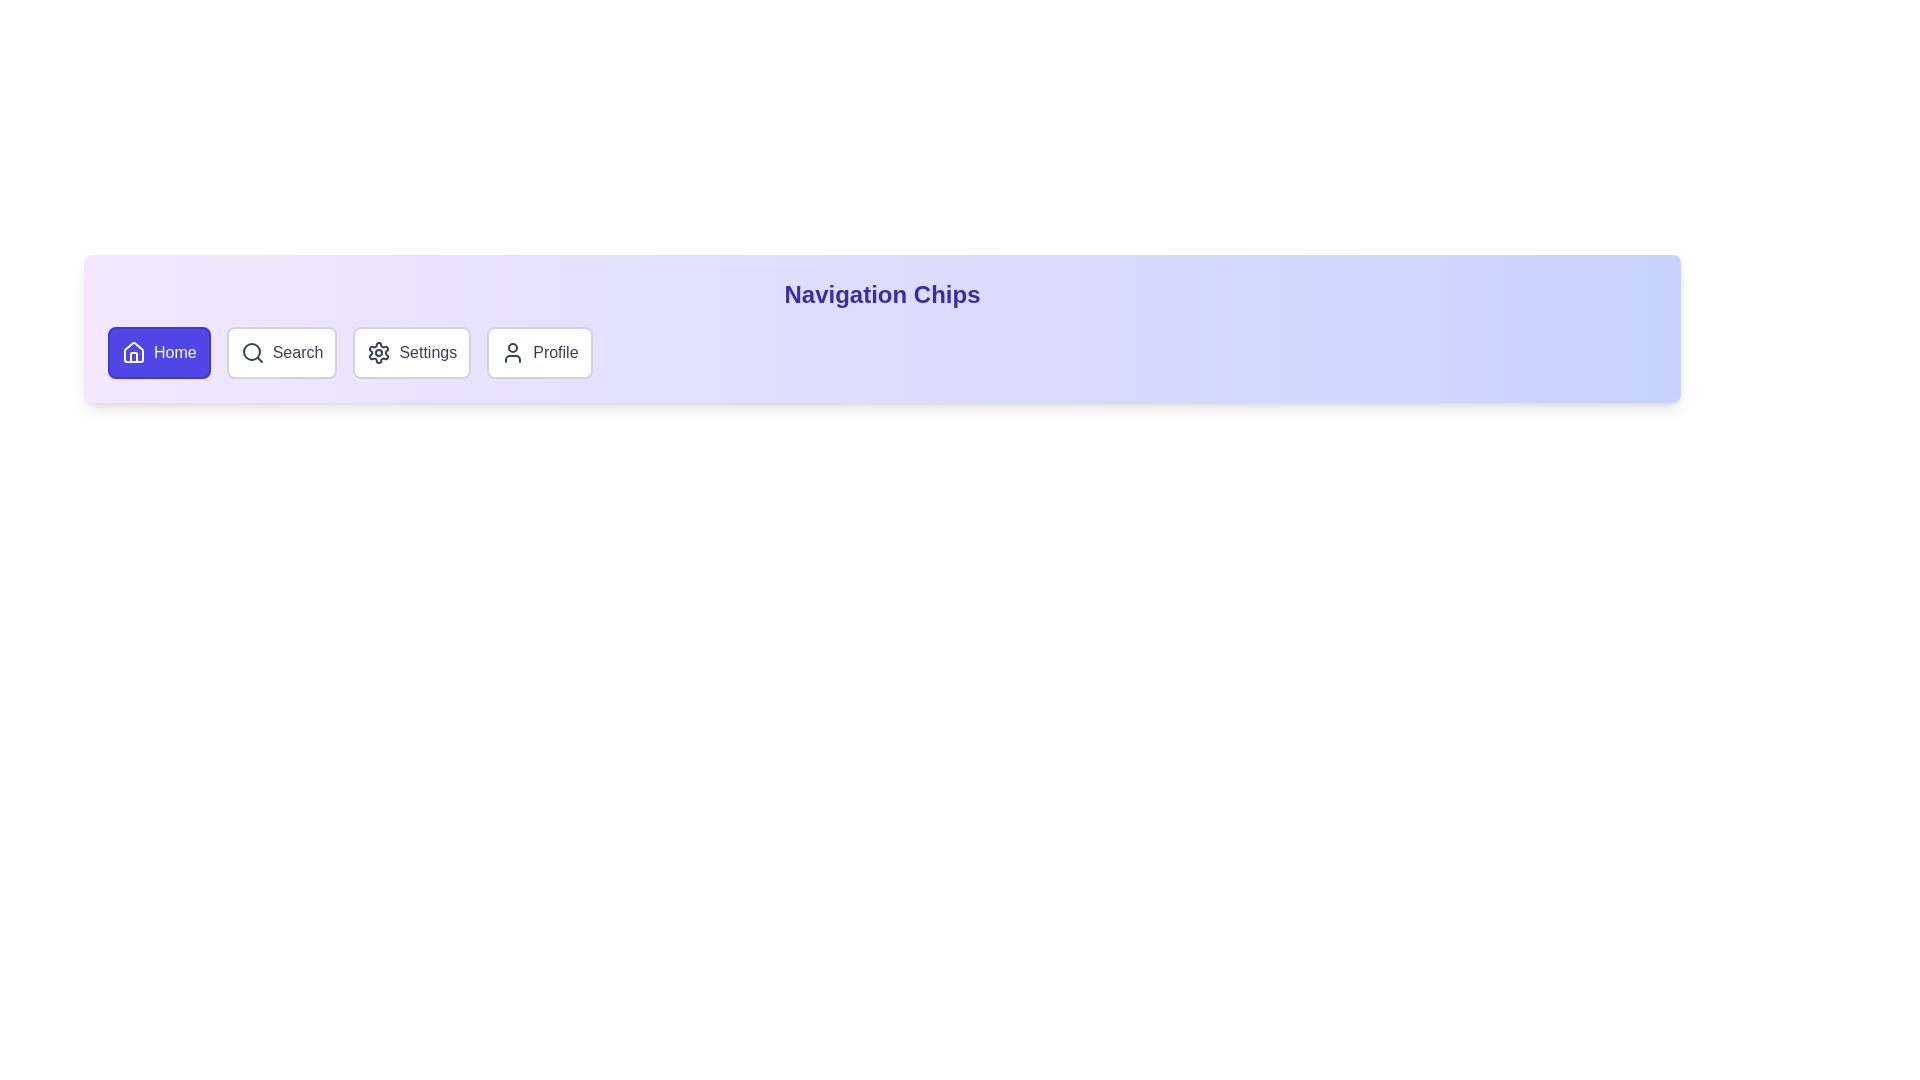 This screenshot has height=1080, width=1920. What do you see at coordinates (281, 352) in the screenshot?
I see `the chip labeled Search to activate it` at bounding box center [281, 352].